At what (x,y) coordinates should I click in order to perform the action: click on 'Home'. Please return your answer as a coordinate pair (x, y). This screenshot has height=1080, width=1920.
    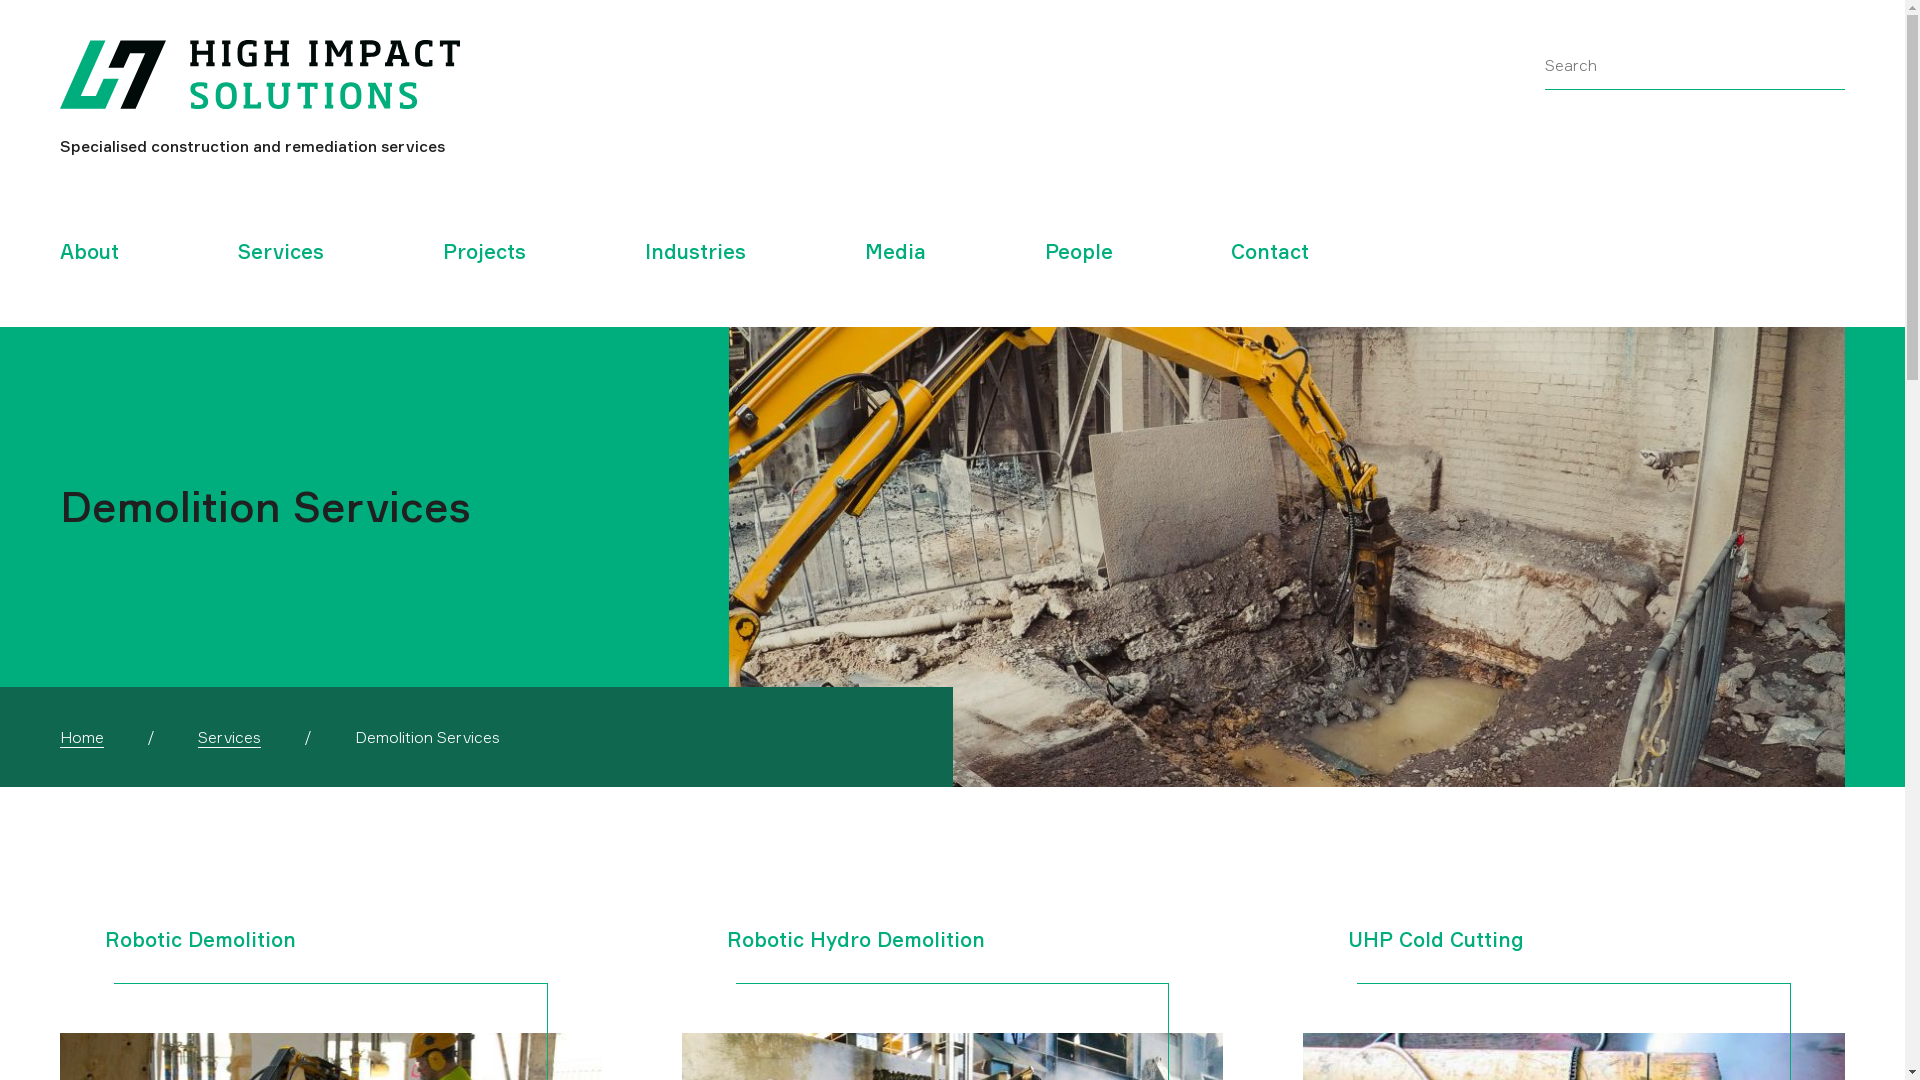
    Looking at the image, I should click on (80, 737).